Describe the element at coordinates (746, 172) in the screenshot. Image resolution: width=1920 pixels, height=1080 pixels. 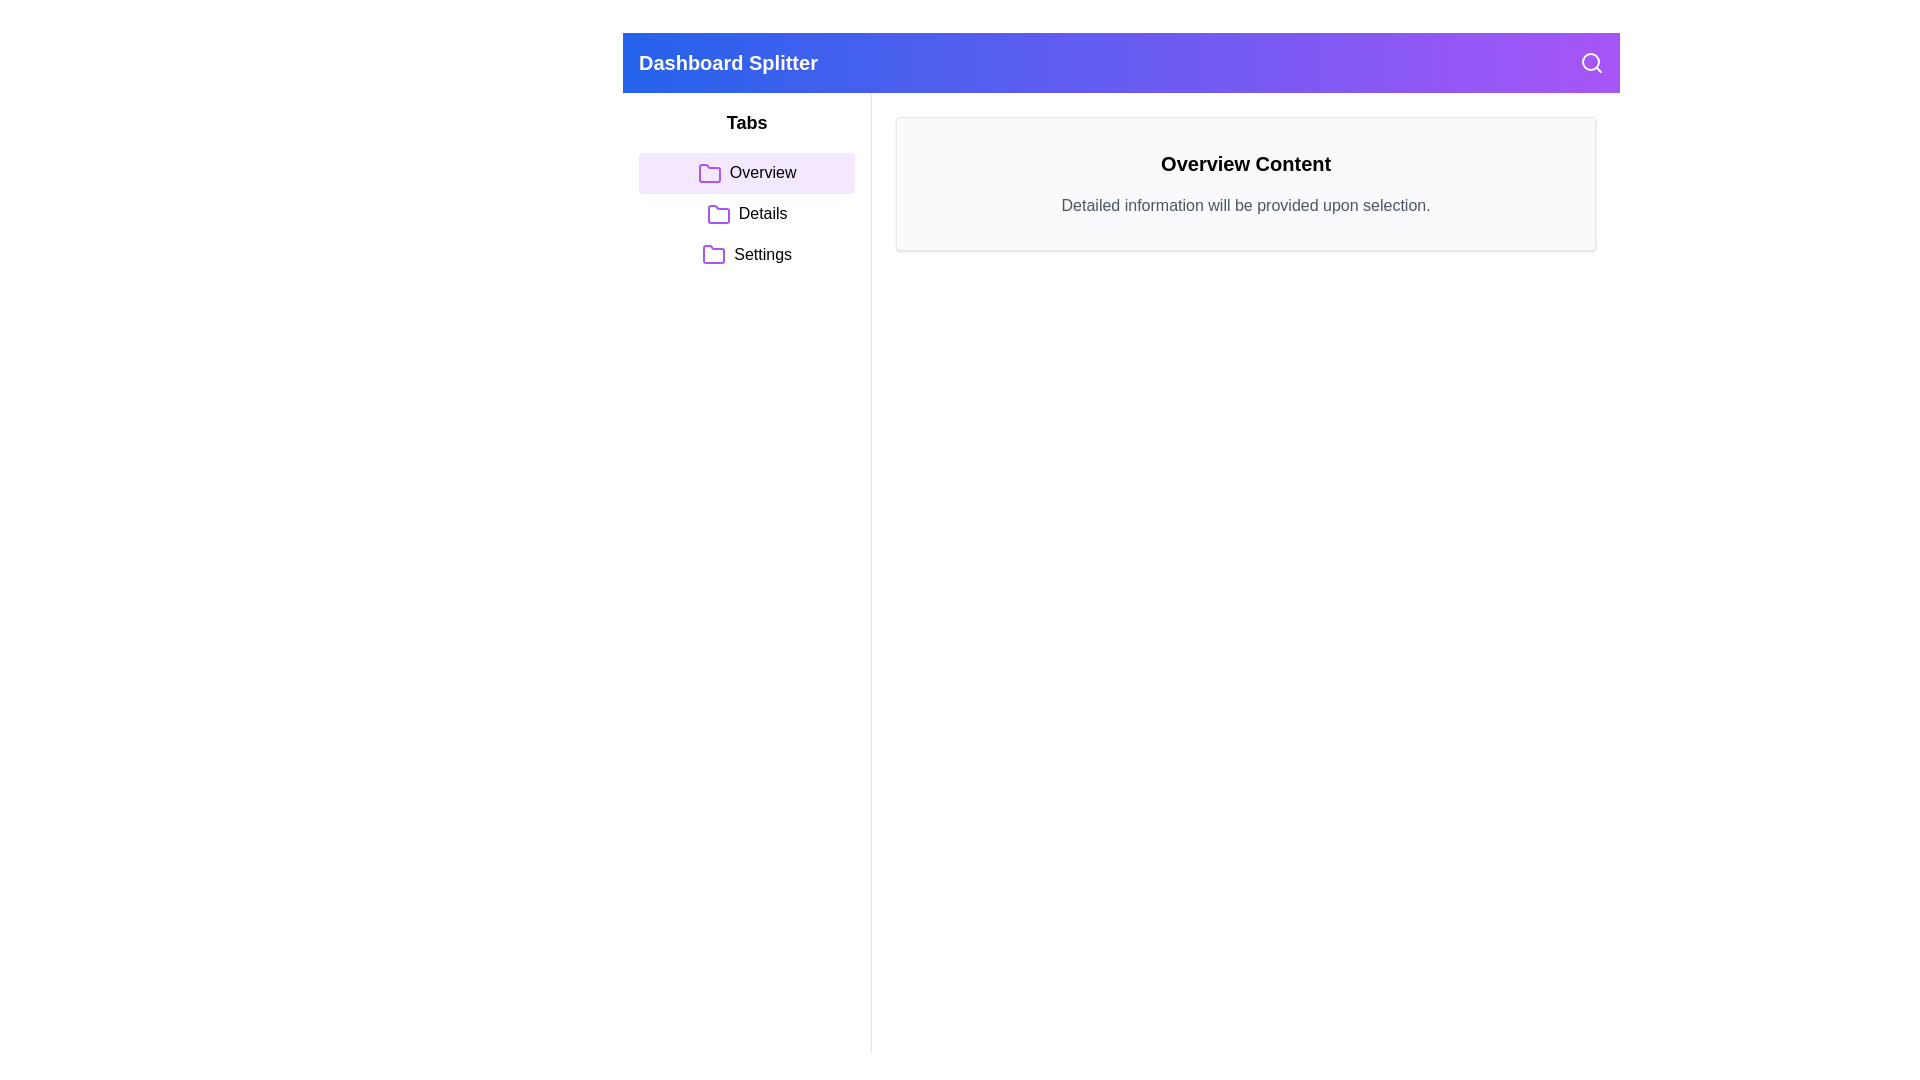
I see `the 'Overview' button in the sidebar, which is the first item in a vertical list of navigational buttons, highlighted in purple with a folder icon` at that location.